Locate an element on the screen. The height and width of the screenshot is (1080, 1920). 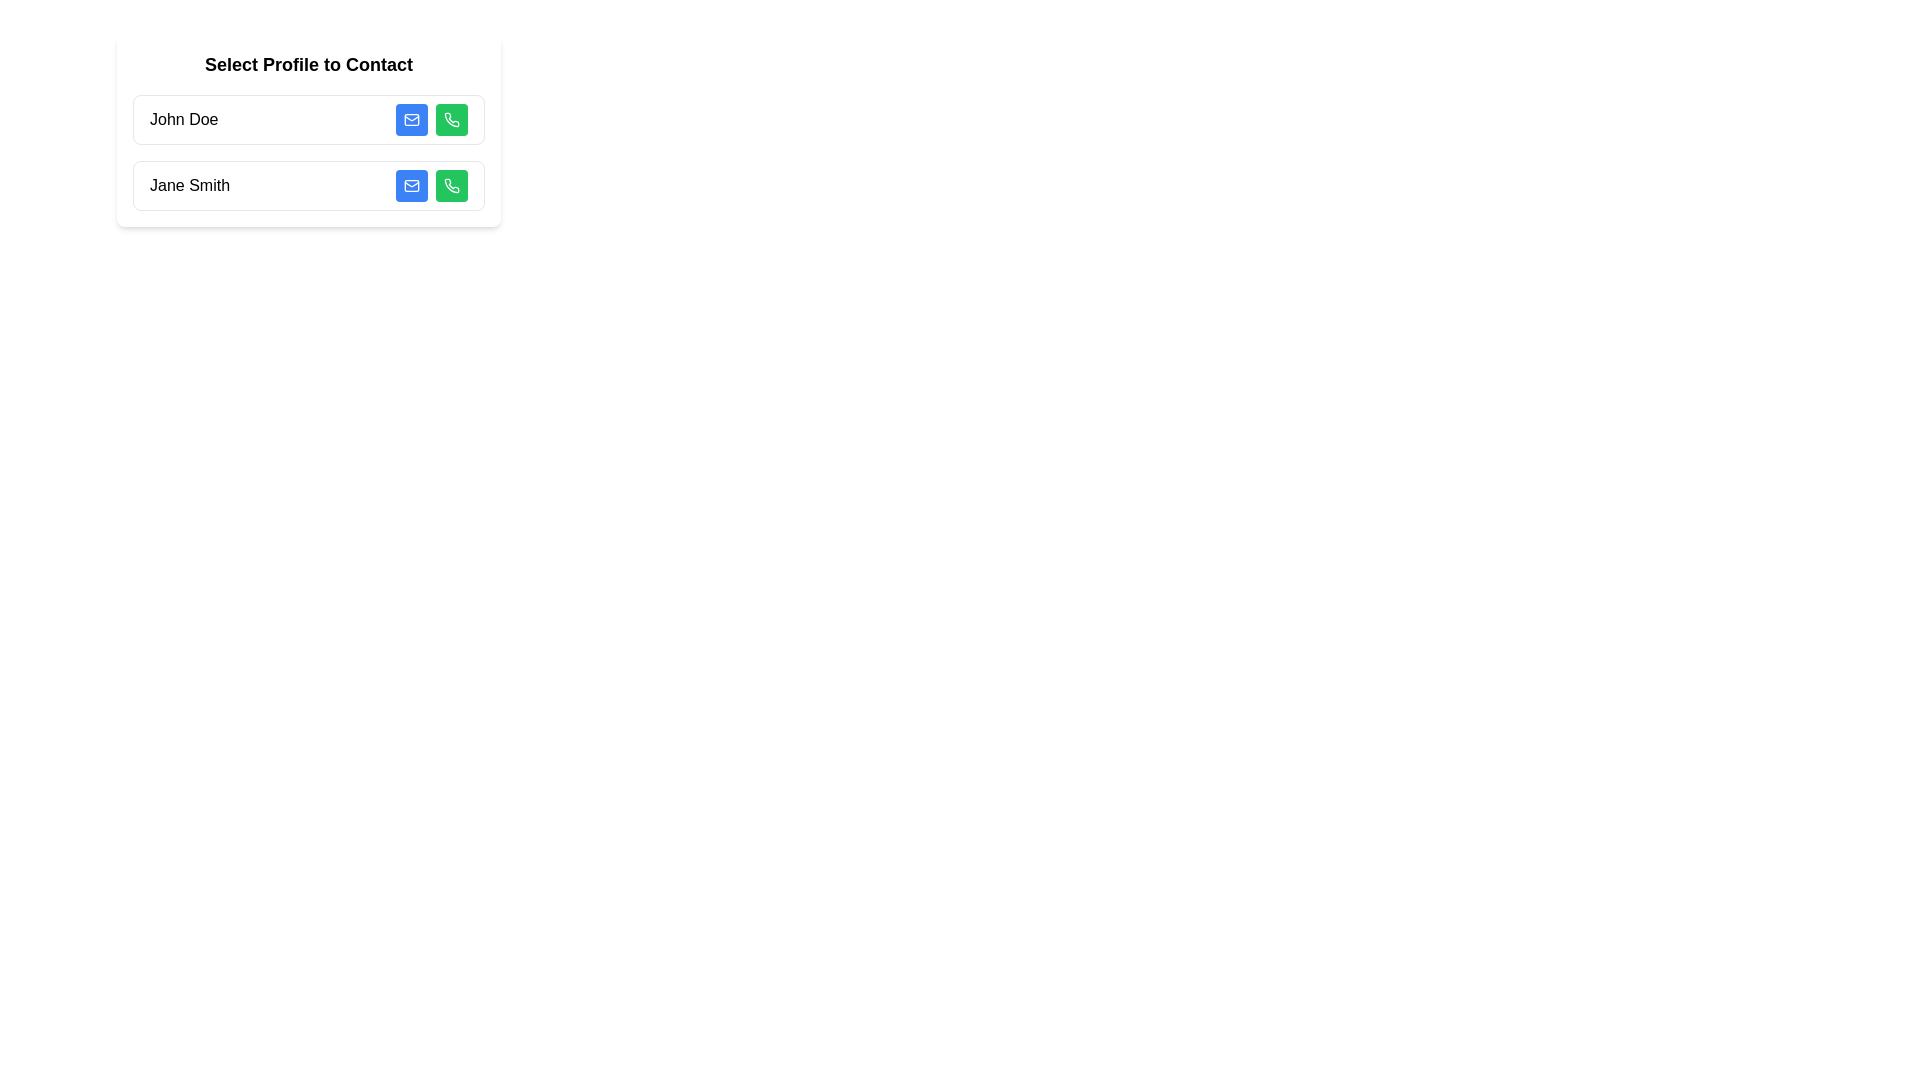
the green button with rounded corners and a phone icon is located at coordinates (450, 185).